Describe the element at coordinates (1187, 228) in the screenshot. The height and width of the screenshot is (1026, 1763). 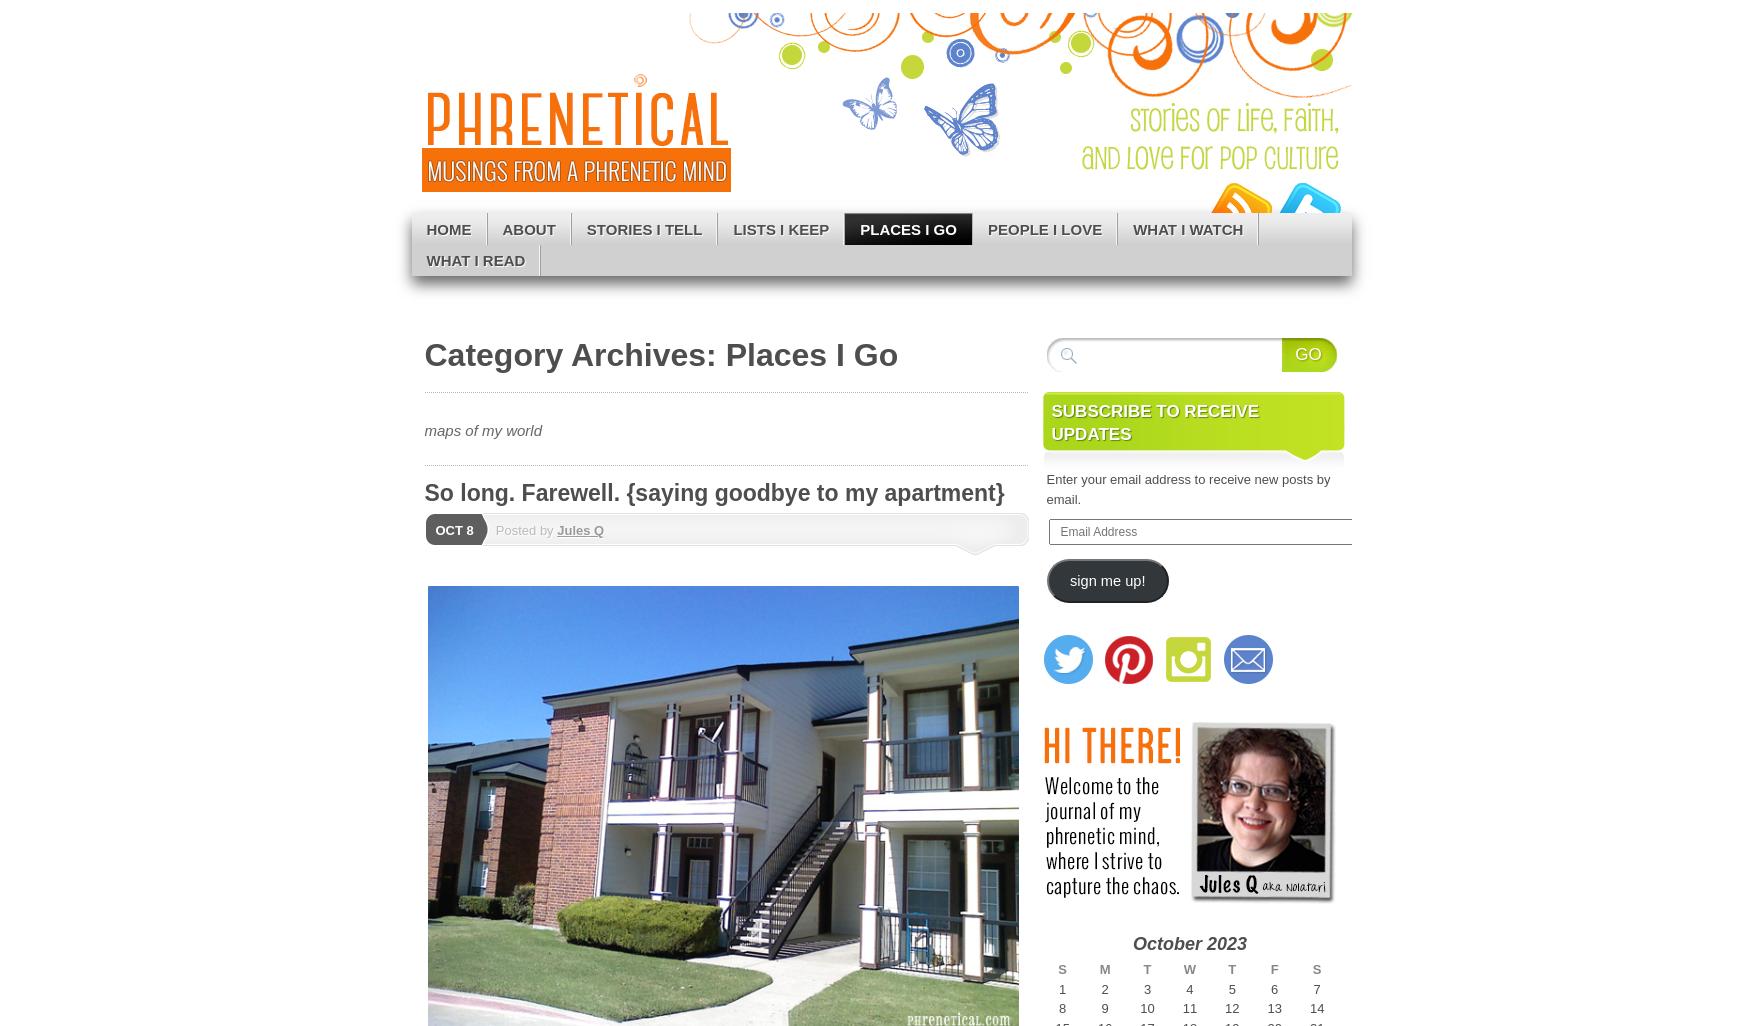
I see `'What I Watch'` at that location.